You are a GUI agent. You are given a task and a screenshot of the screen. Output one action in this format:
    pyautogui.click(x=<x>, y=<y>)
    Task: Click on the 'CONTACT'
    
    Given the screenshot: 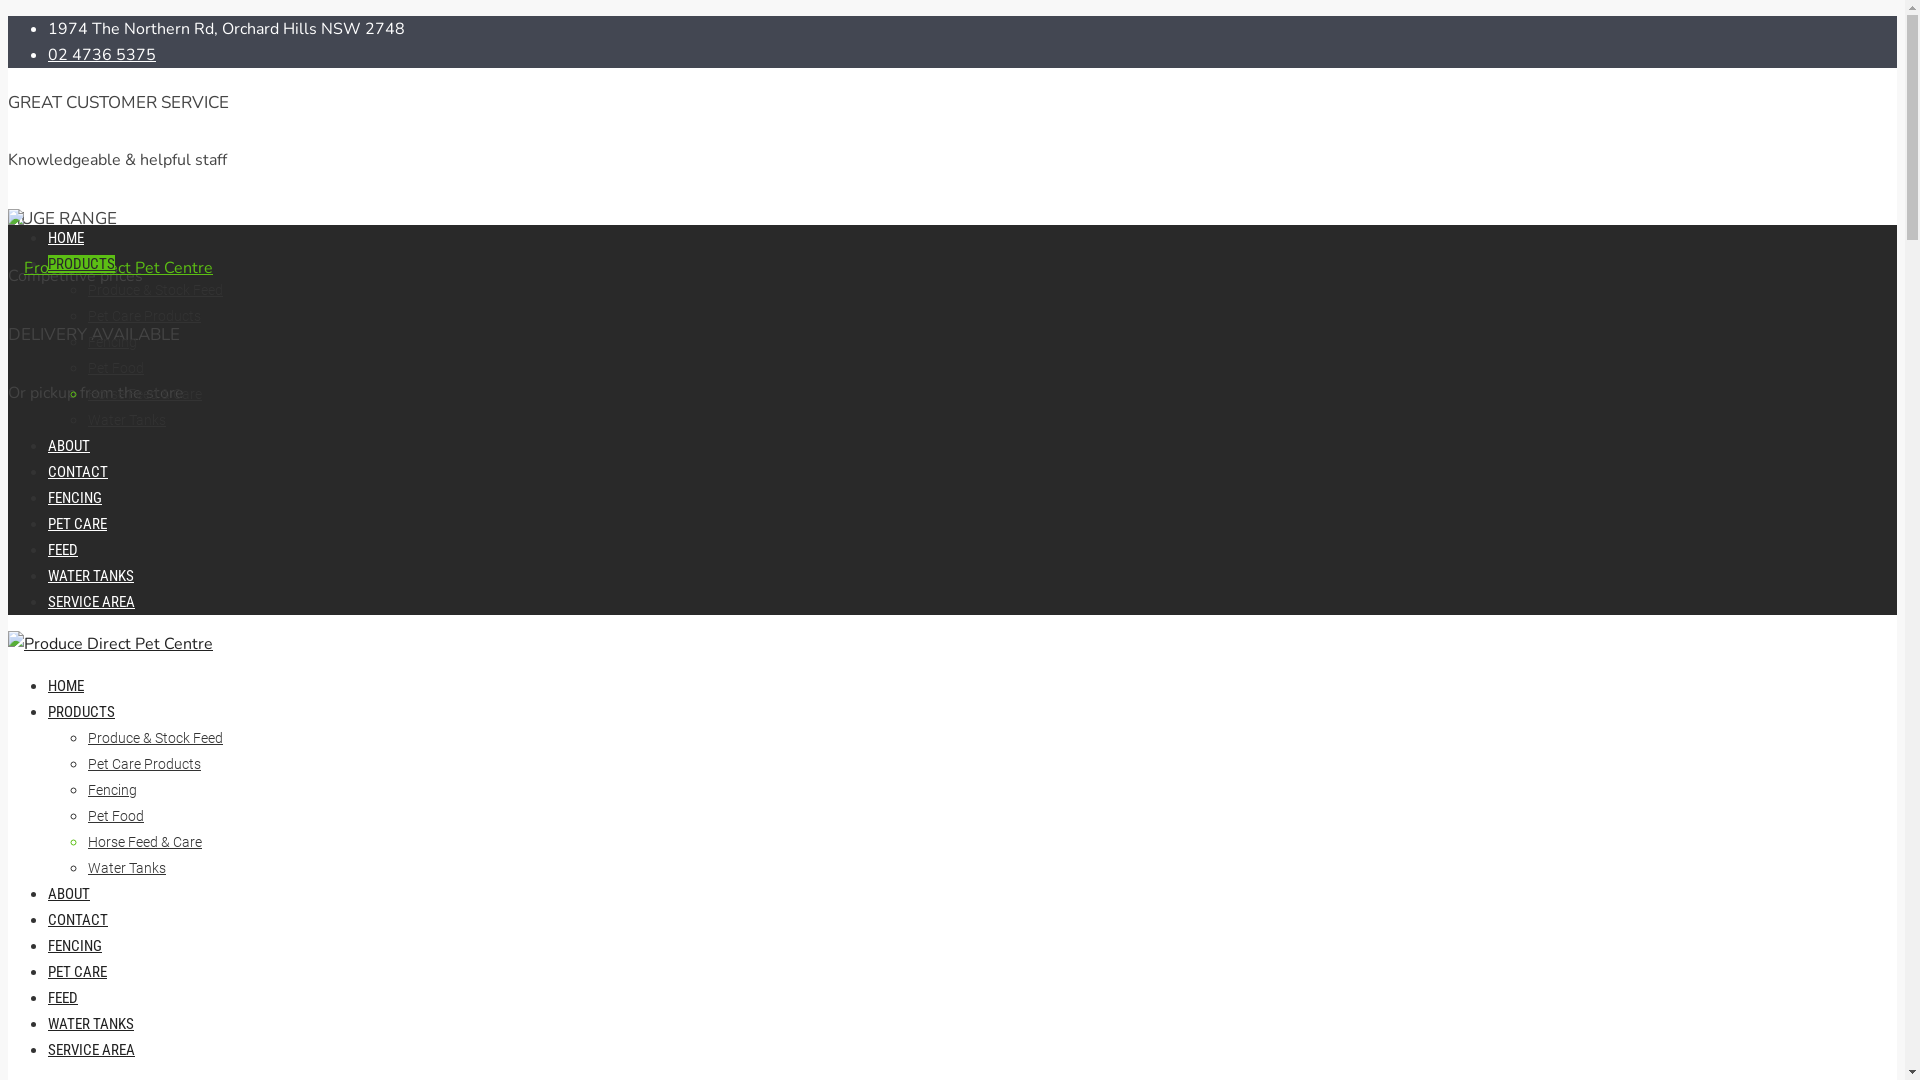 What is the action you would take?
    pyautogui.click(x=77, y=920)
    